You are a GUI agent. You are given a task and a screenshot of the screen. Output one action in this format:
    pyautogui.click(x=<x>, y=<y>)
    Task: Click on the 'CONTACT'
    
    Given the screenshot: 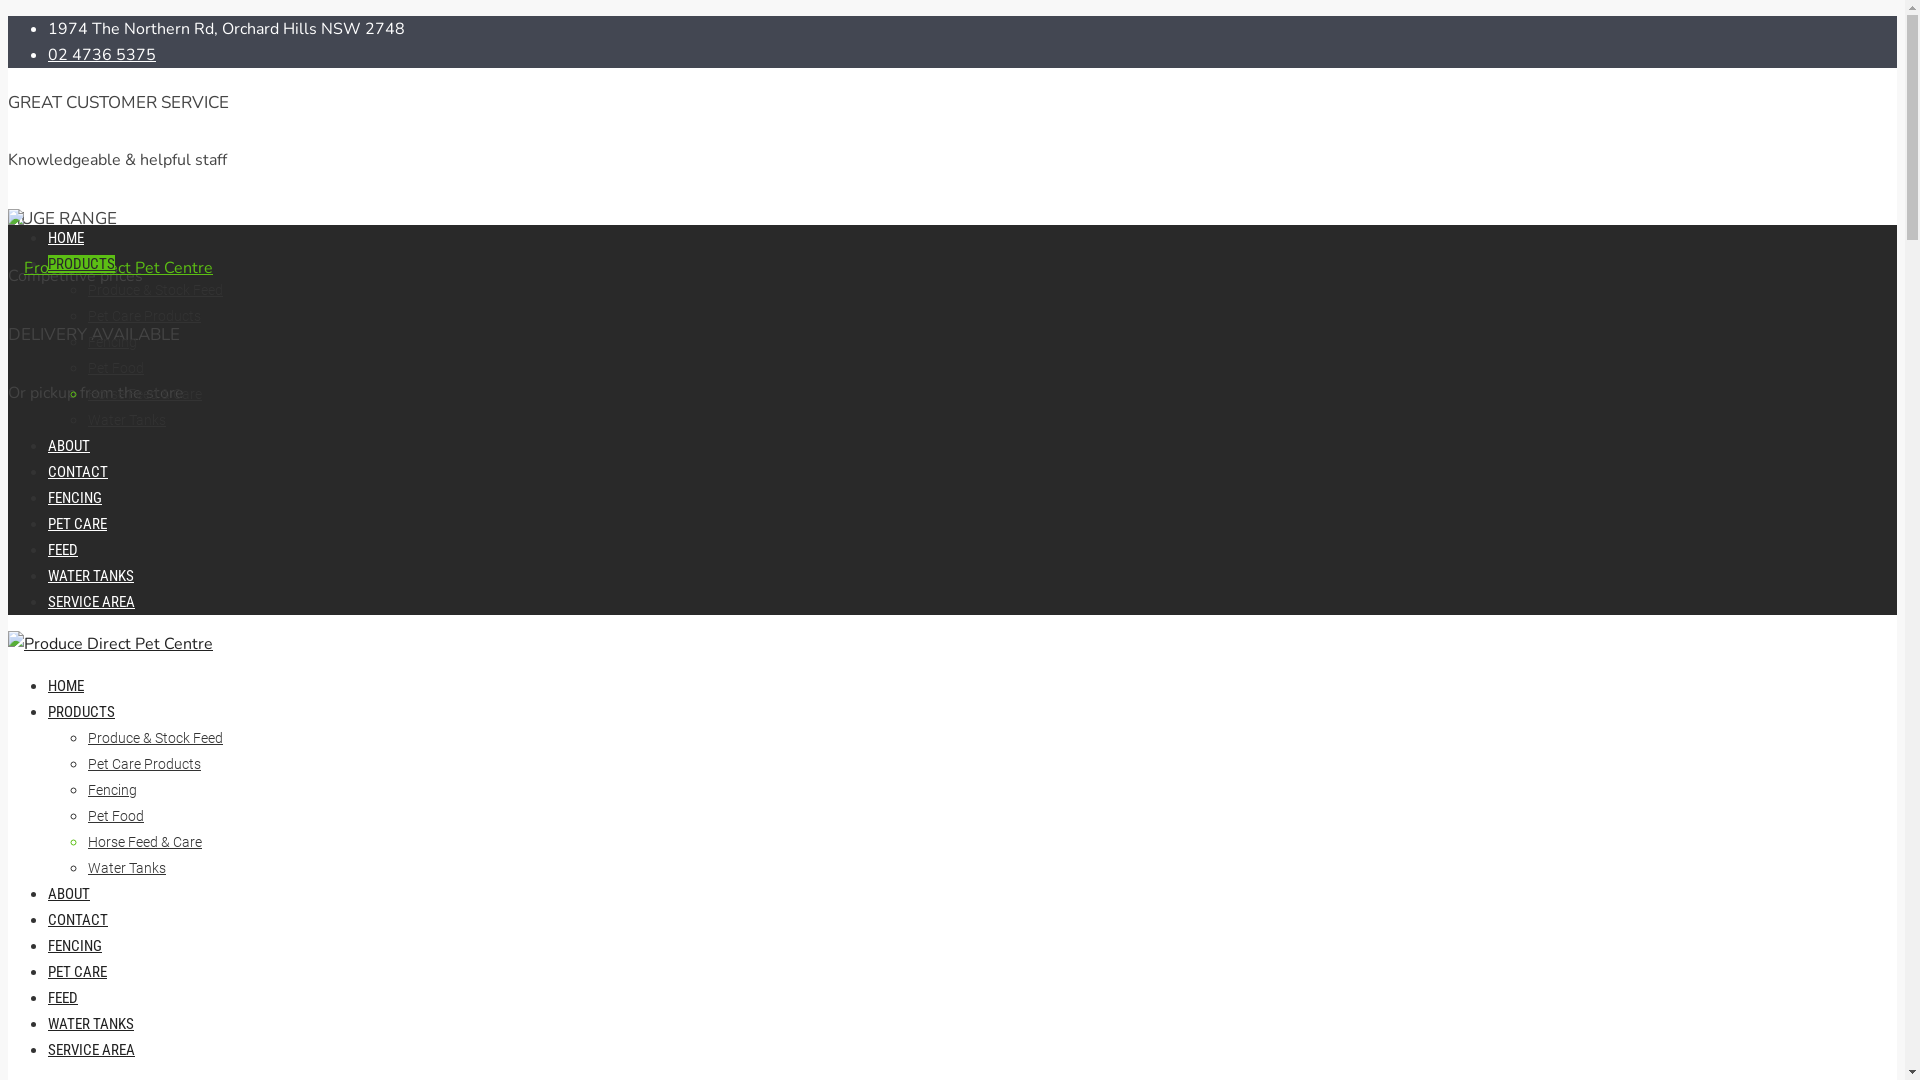 What is the action you would take?
    pyautogui.click(x=77, y=920)
    